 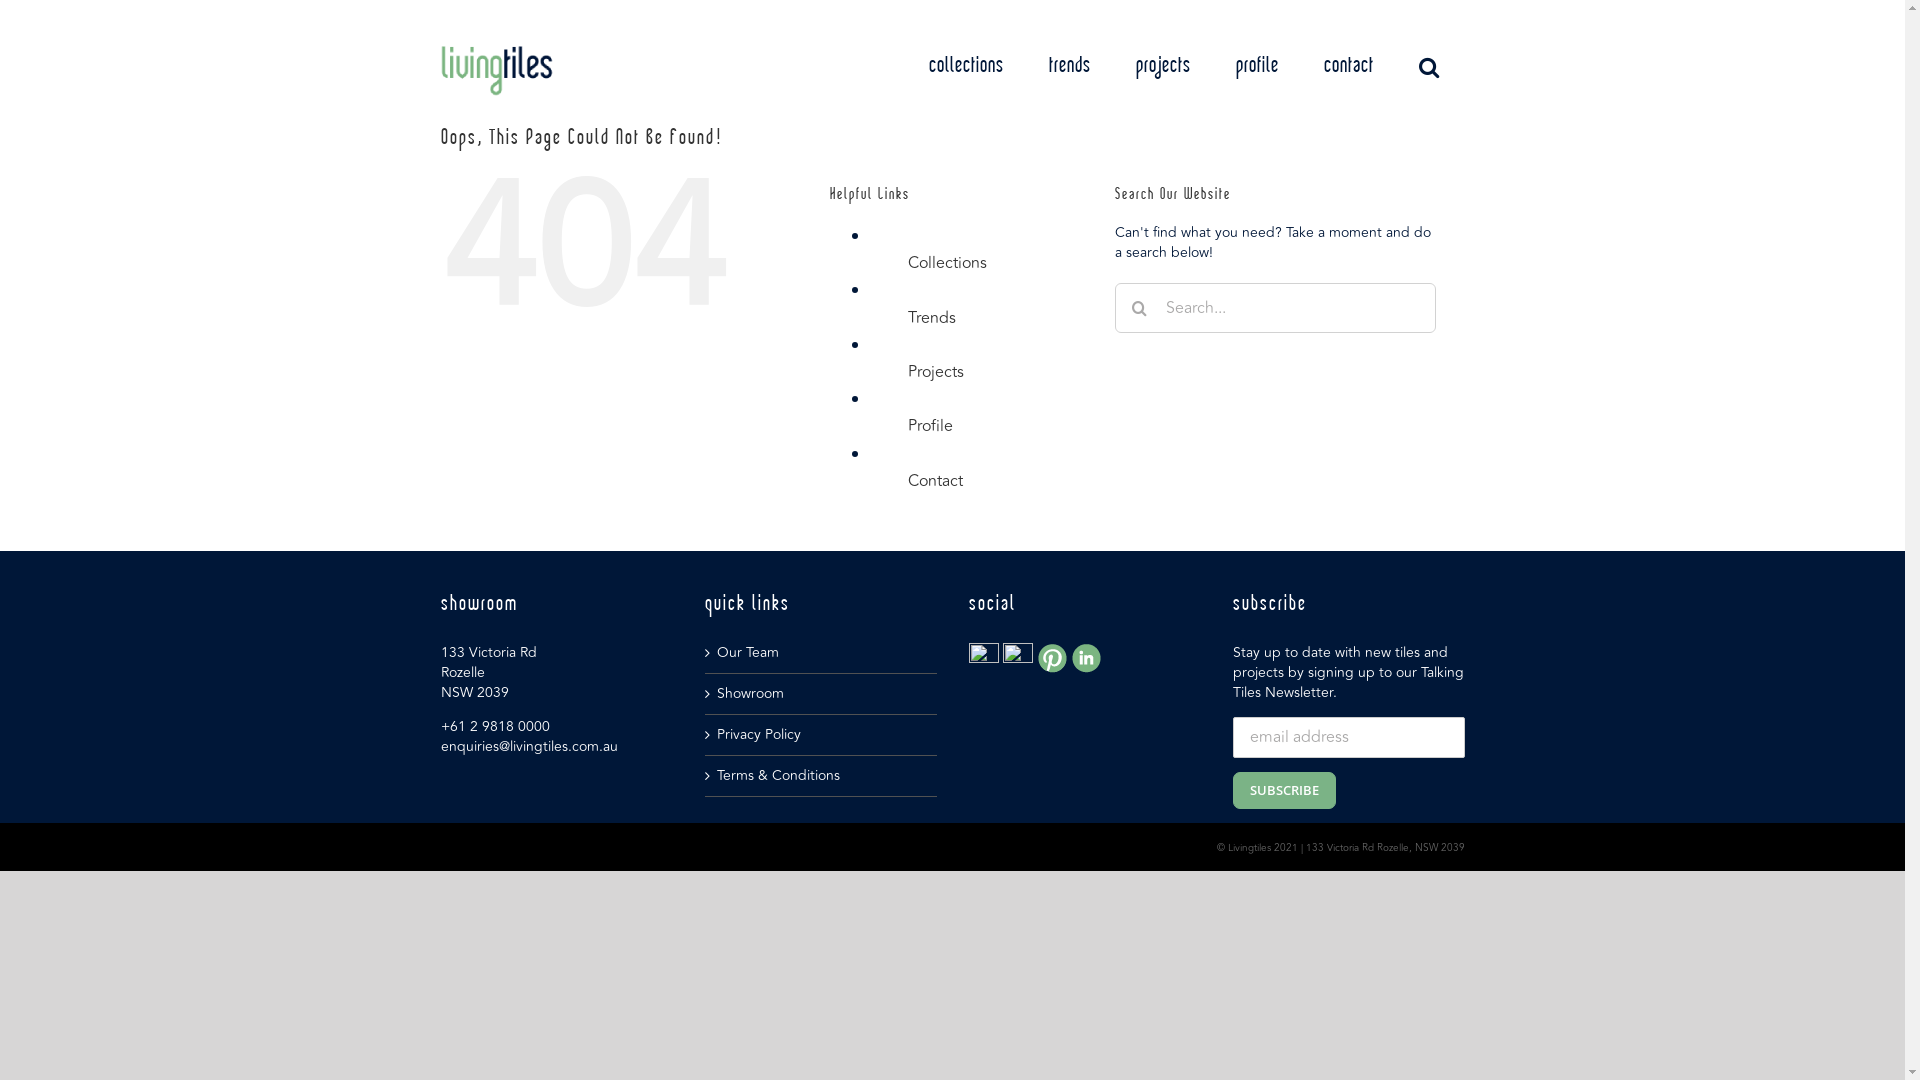 What do you see at coordinates (934, 481) in the screenshot?
I see `'Contact'` at bounding box center [934, 481].